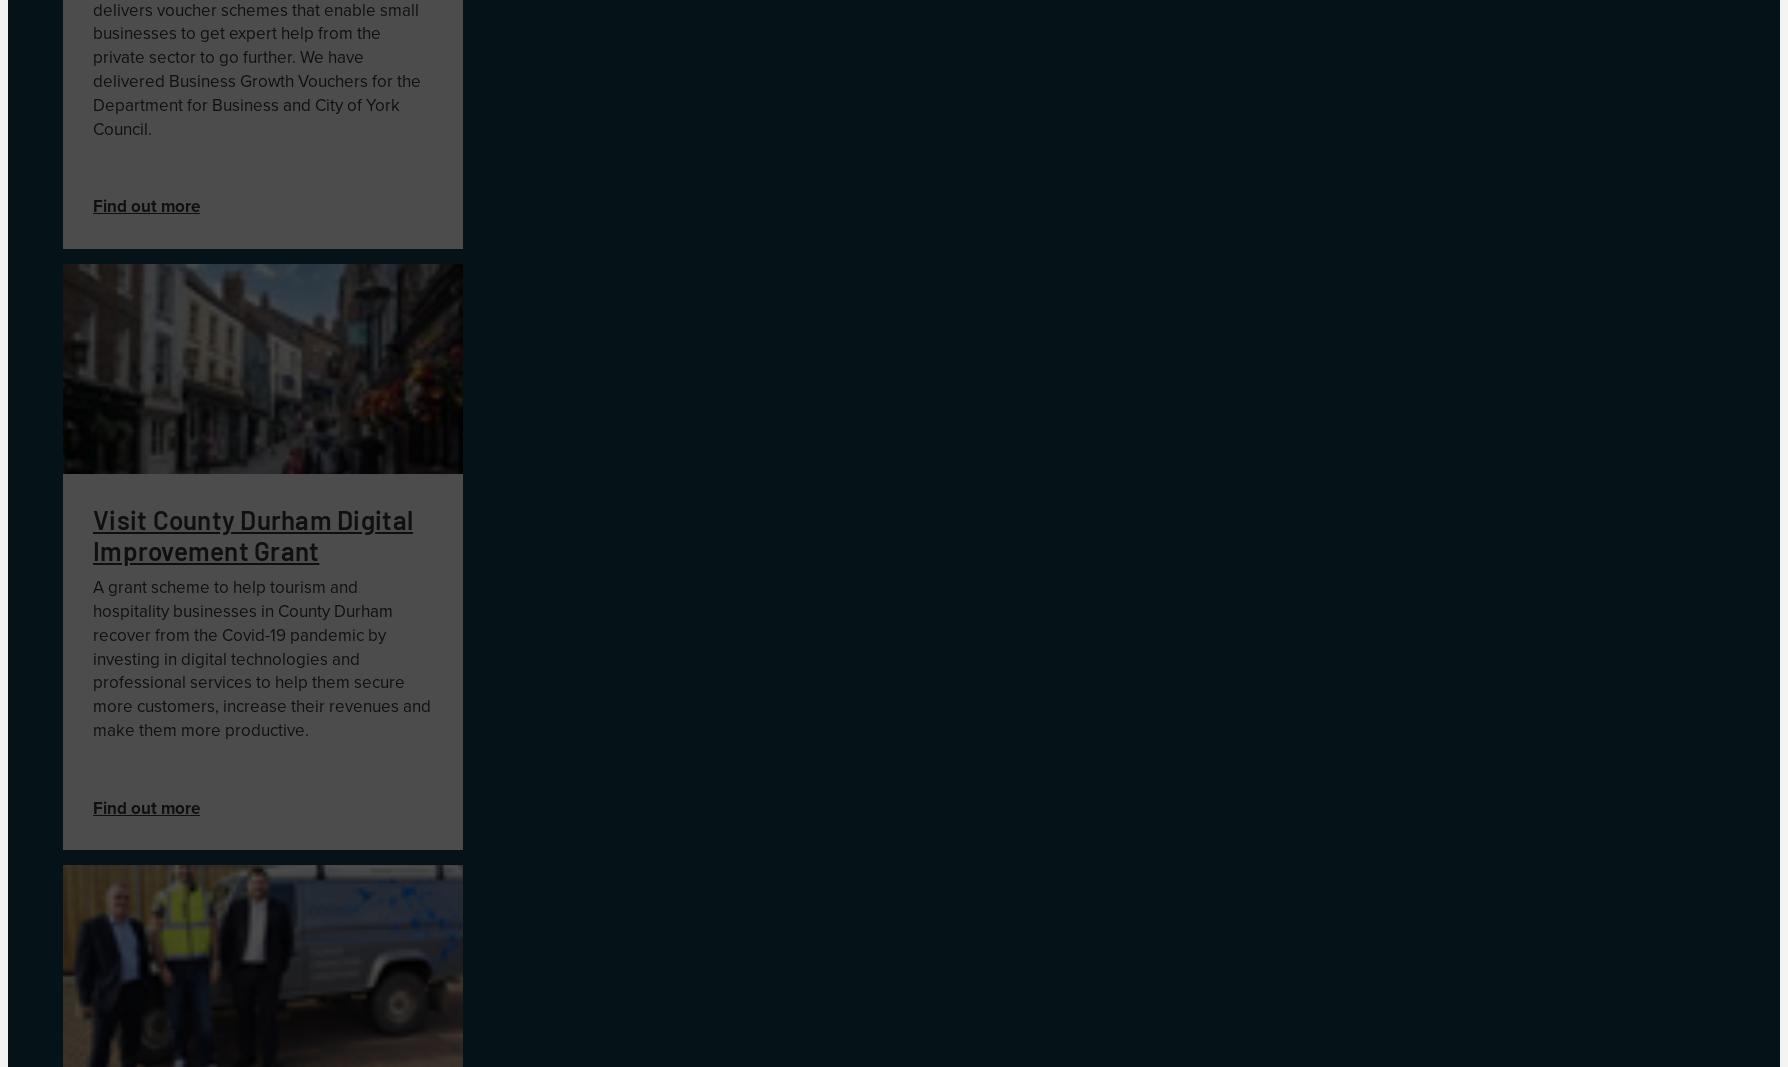  What do you see at coordinates (236, 44) in the screenshot?
I see `'the private sector'` at bounding box center [236, 44].